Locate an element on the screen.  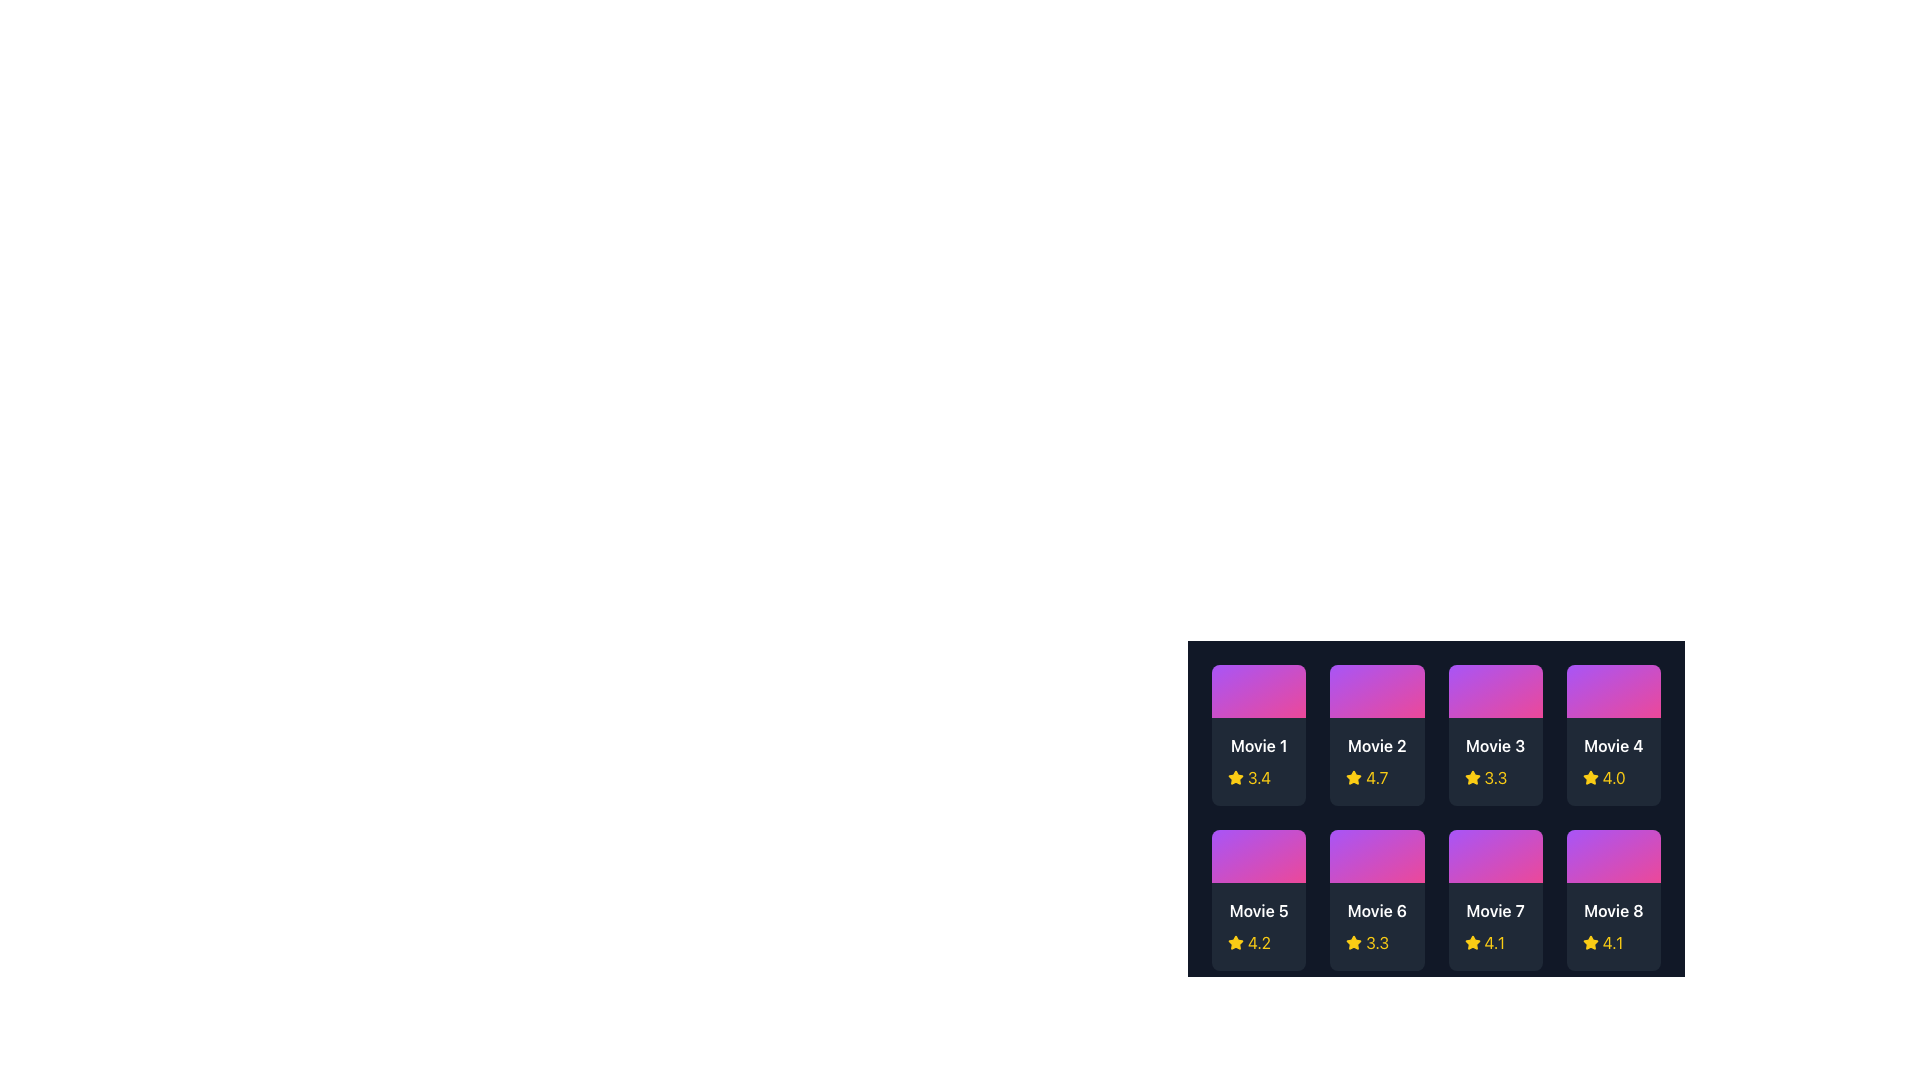
the star icon representing the rating for the sixth movie item, which is positioned to the left of the numeric value '3.3' below the title 'Movie 6' is located at coordinates (1354, 943).